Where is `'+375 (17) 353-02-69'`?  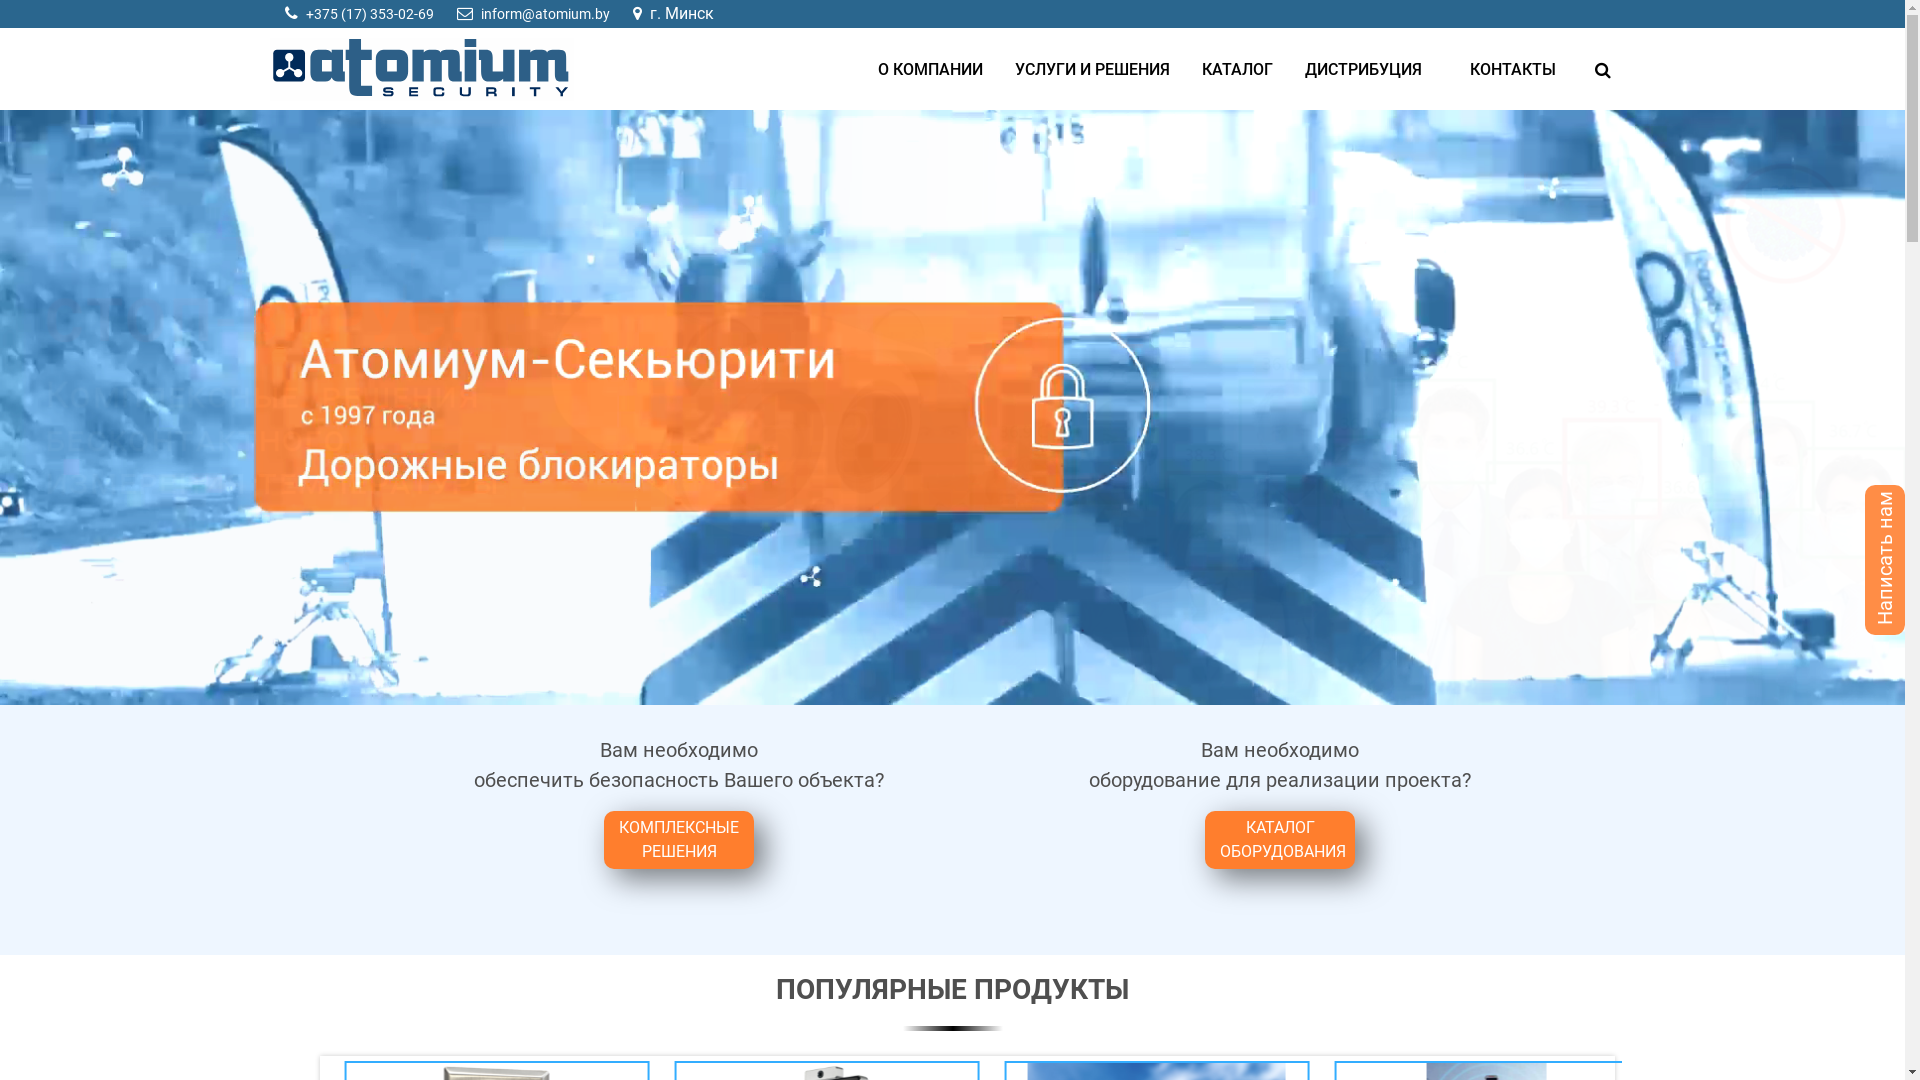
'+375 (17) 353-02-69' is located at coordinates (369, 14).